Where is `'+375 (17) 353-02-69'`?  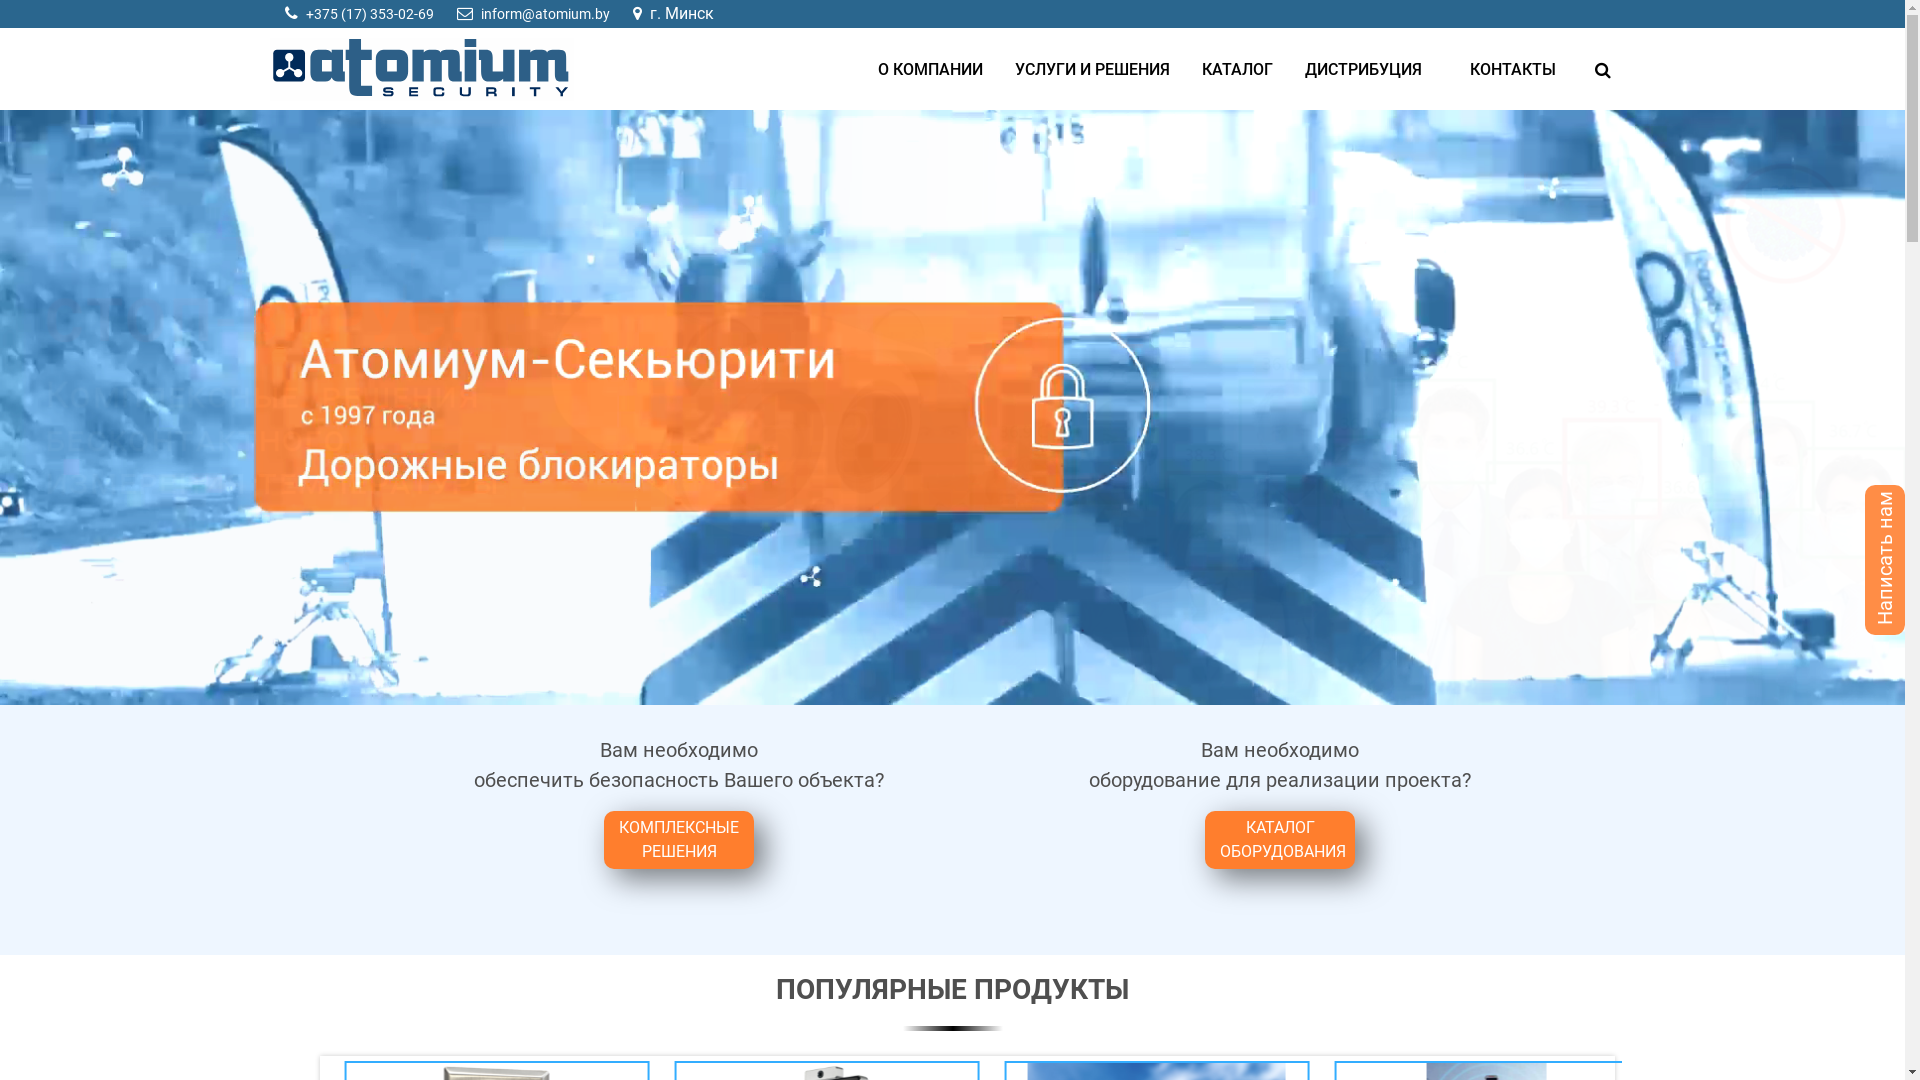
'+375 (17) 353-02-69' is located at coordinates (369, 14).